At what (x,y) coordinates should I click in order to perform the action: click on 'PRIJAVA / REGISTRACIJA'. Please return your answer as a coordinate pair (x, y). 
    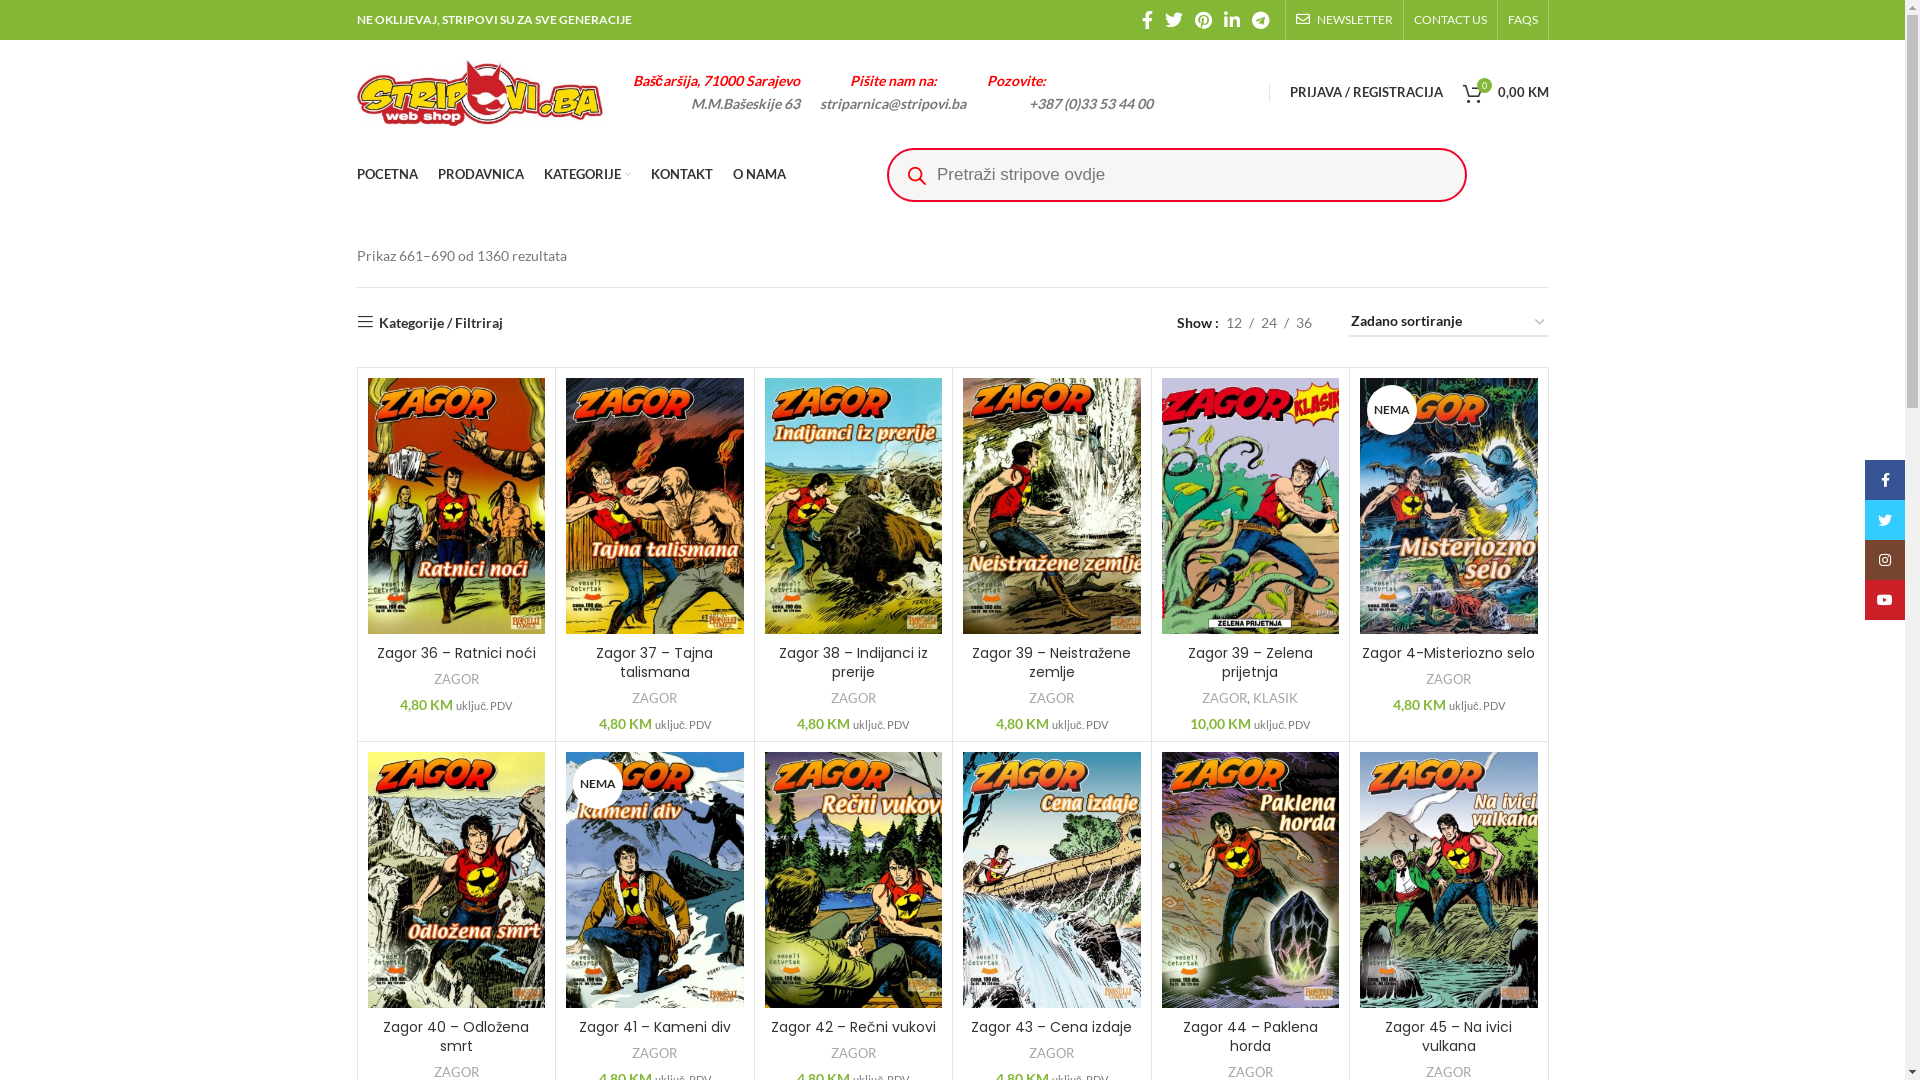
    Looking at the image, I should click on (1365, 92).